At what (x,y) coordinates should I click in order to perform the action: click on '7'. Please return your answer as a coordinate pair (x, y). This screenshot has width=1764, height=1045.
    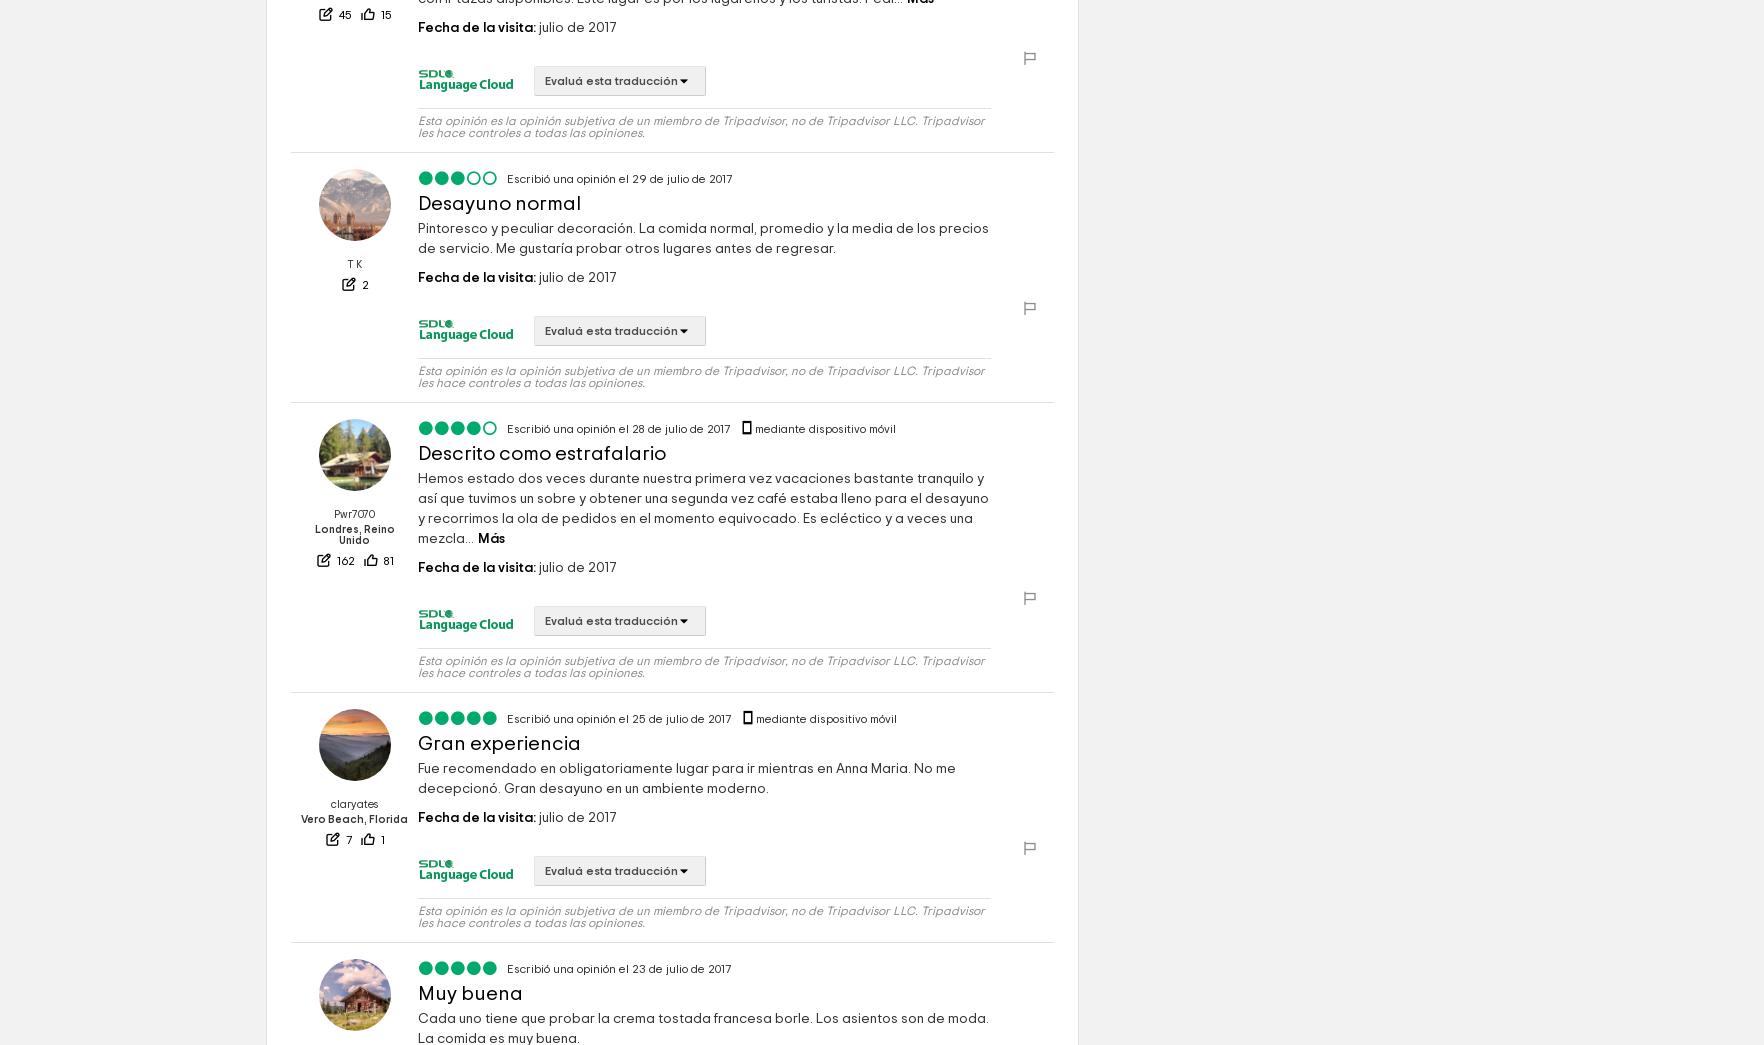
    Looking at the image, I should click on (348, 899).